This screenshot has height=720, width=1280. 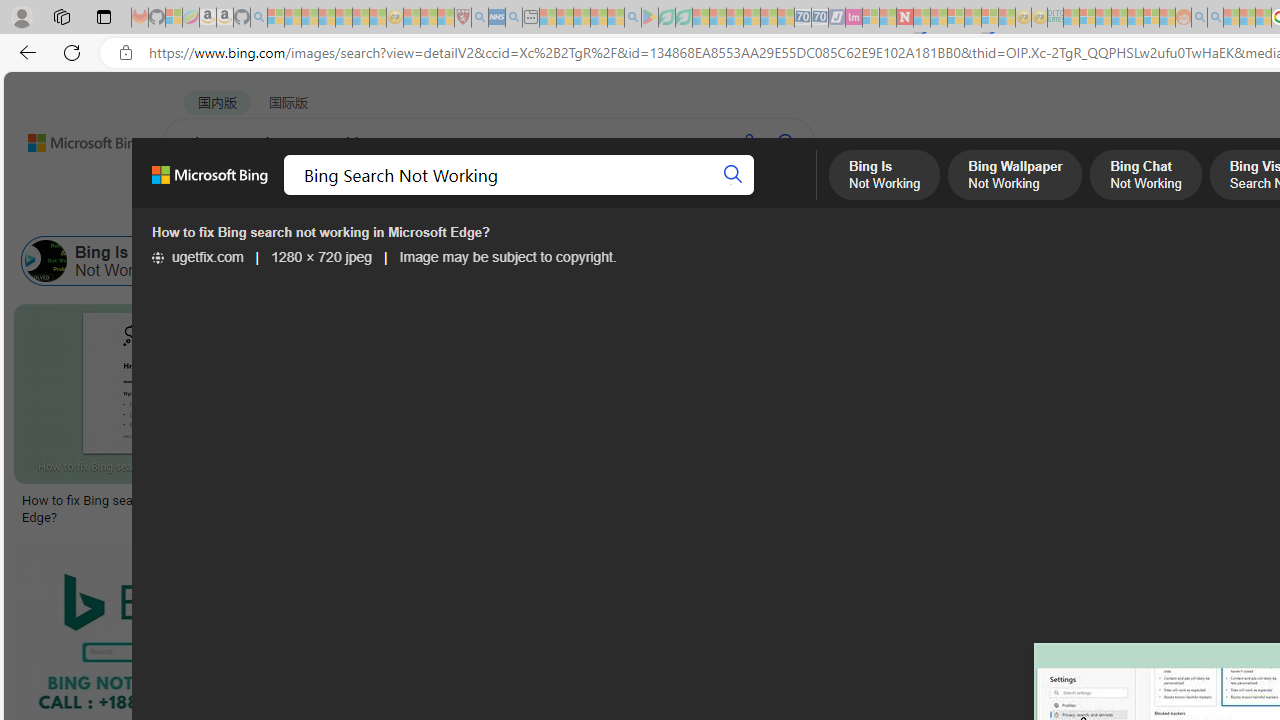 What do you see at coordinates (747, 141) in the screenshot?
I see `'Search using voice'` at bounding box center [747, 141].